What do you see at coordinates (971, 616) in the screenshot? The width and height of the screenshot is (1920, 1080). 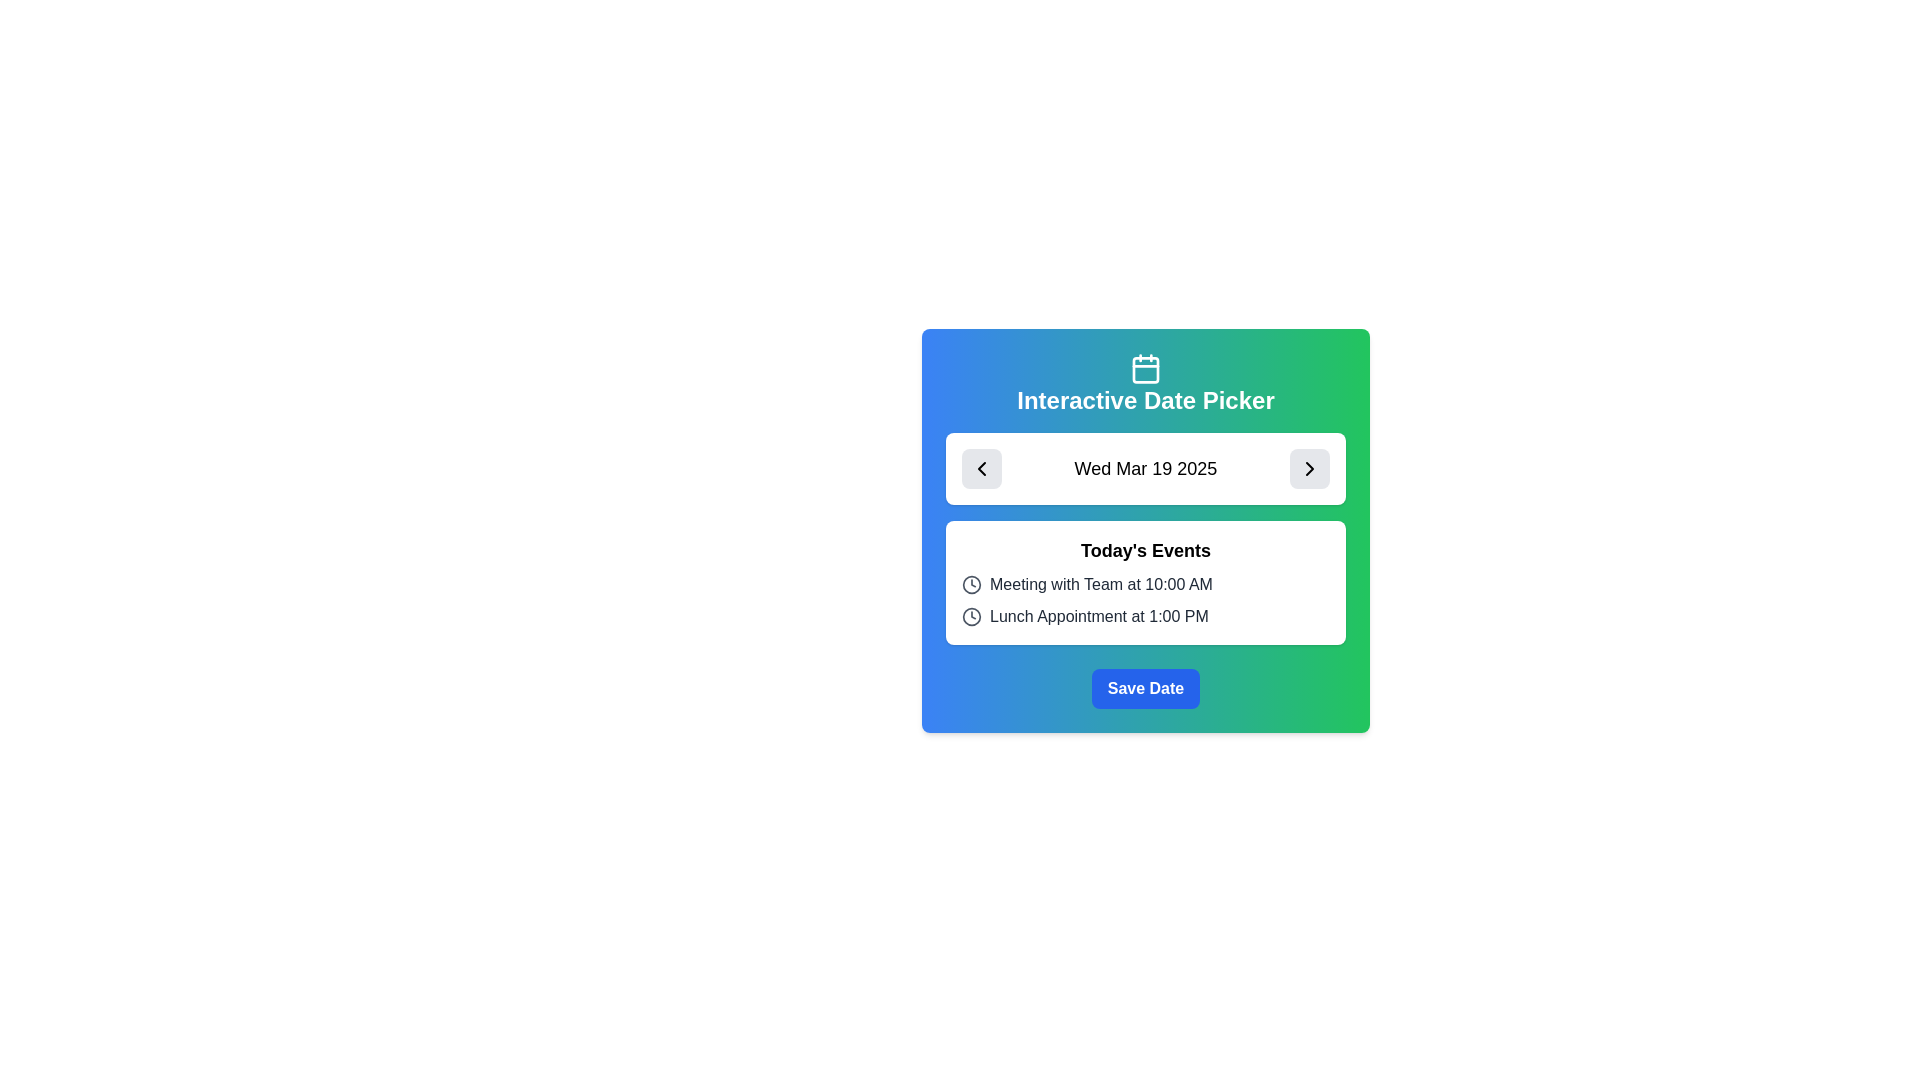 I see `the lunch appointment icon, which is positioned to the far left of the text 'Lunch Appointment at 1:00 PM'` at bounding box center [971, 616].